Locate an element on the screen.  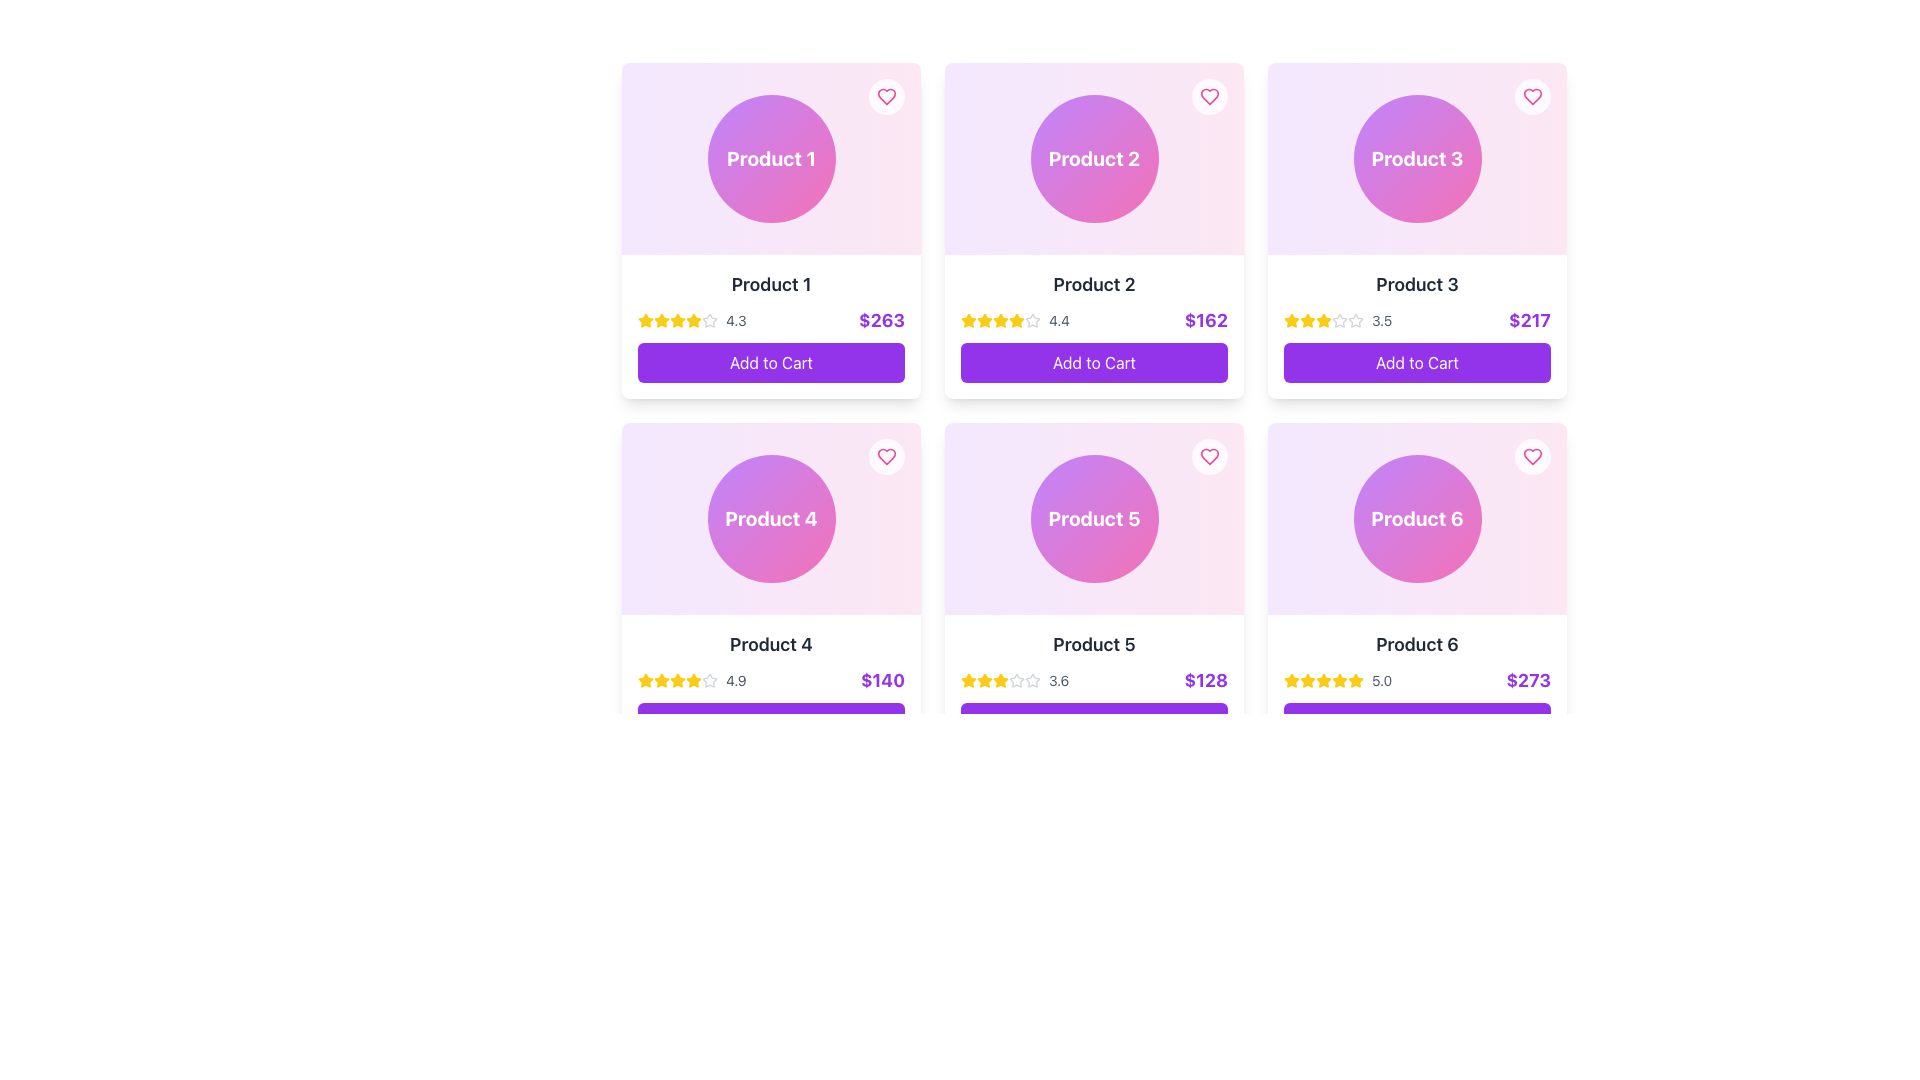
the yellow star icon representing the rating, which is the third star from the left in a horizontal sequence of five stars located below 'Product 4' and above the price '$140' is located at coordinates (662, 680).